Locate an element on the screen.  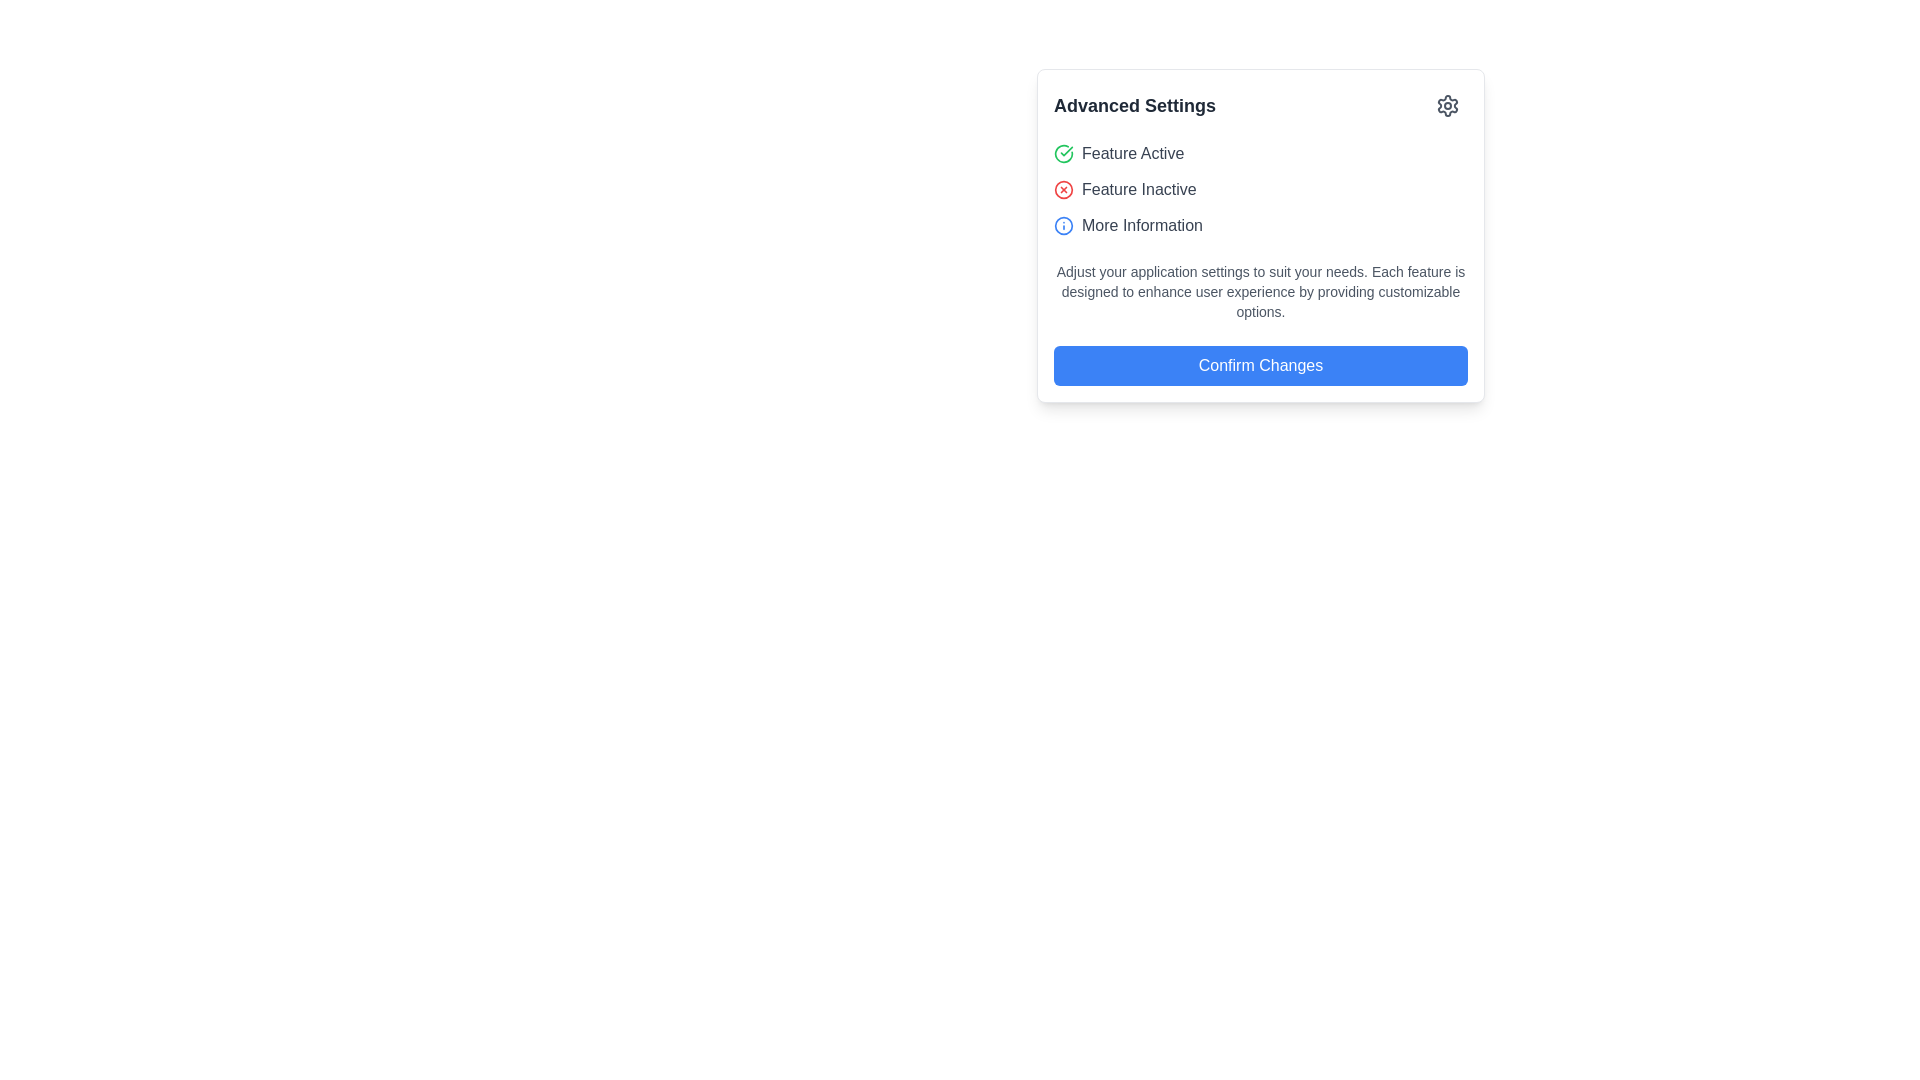
the green checkmark icon representing 'Feature Active' is located at coordinates (1063, 153).